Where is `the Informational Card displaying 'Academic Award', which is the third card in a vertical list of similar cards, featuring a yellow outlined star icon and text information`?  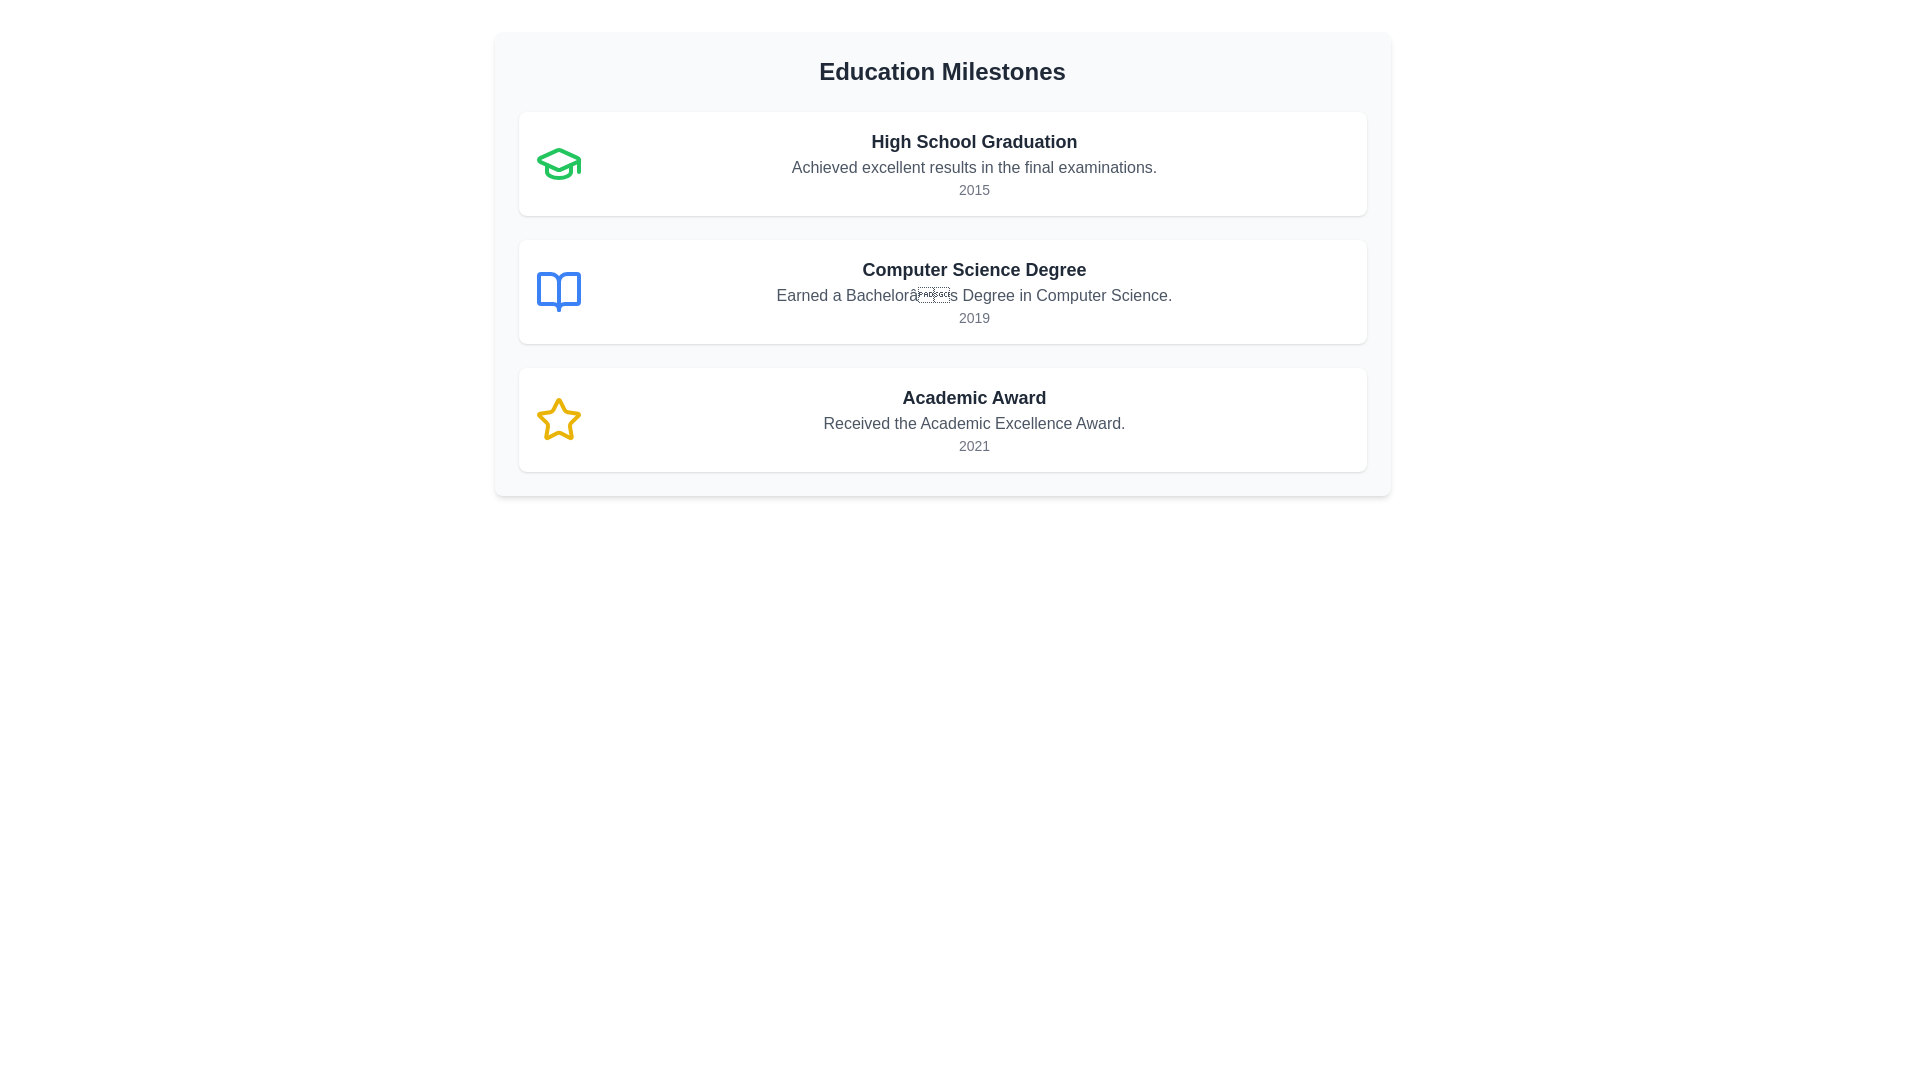
the Informational Card displaying 'Academic Award', which is the third card in a vertical list of similar cards, featuring a yellow outlined star icon and text information is located at coordinates (941, 419).